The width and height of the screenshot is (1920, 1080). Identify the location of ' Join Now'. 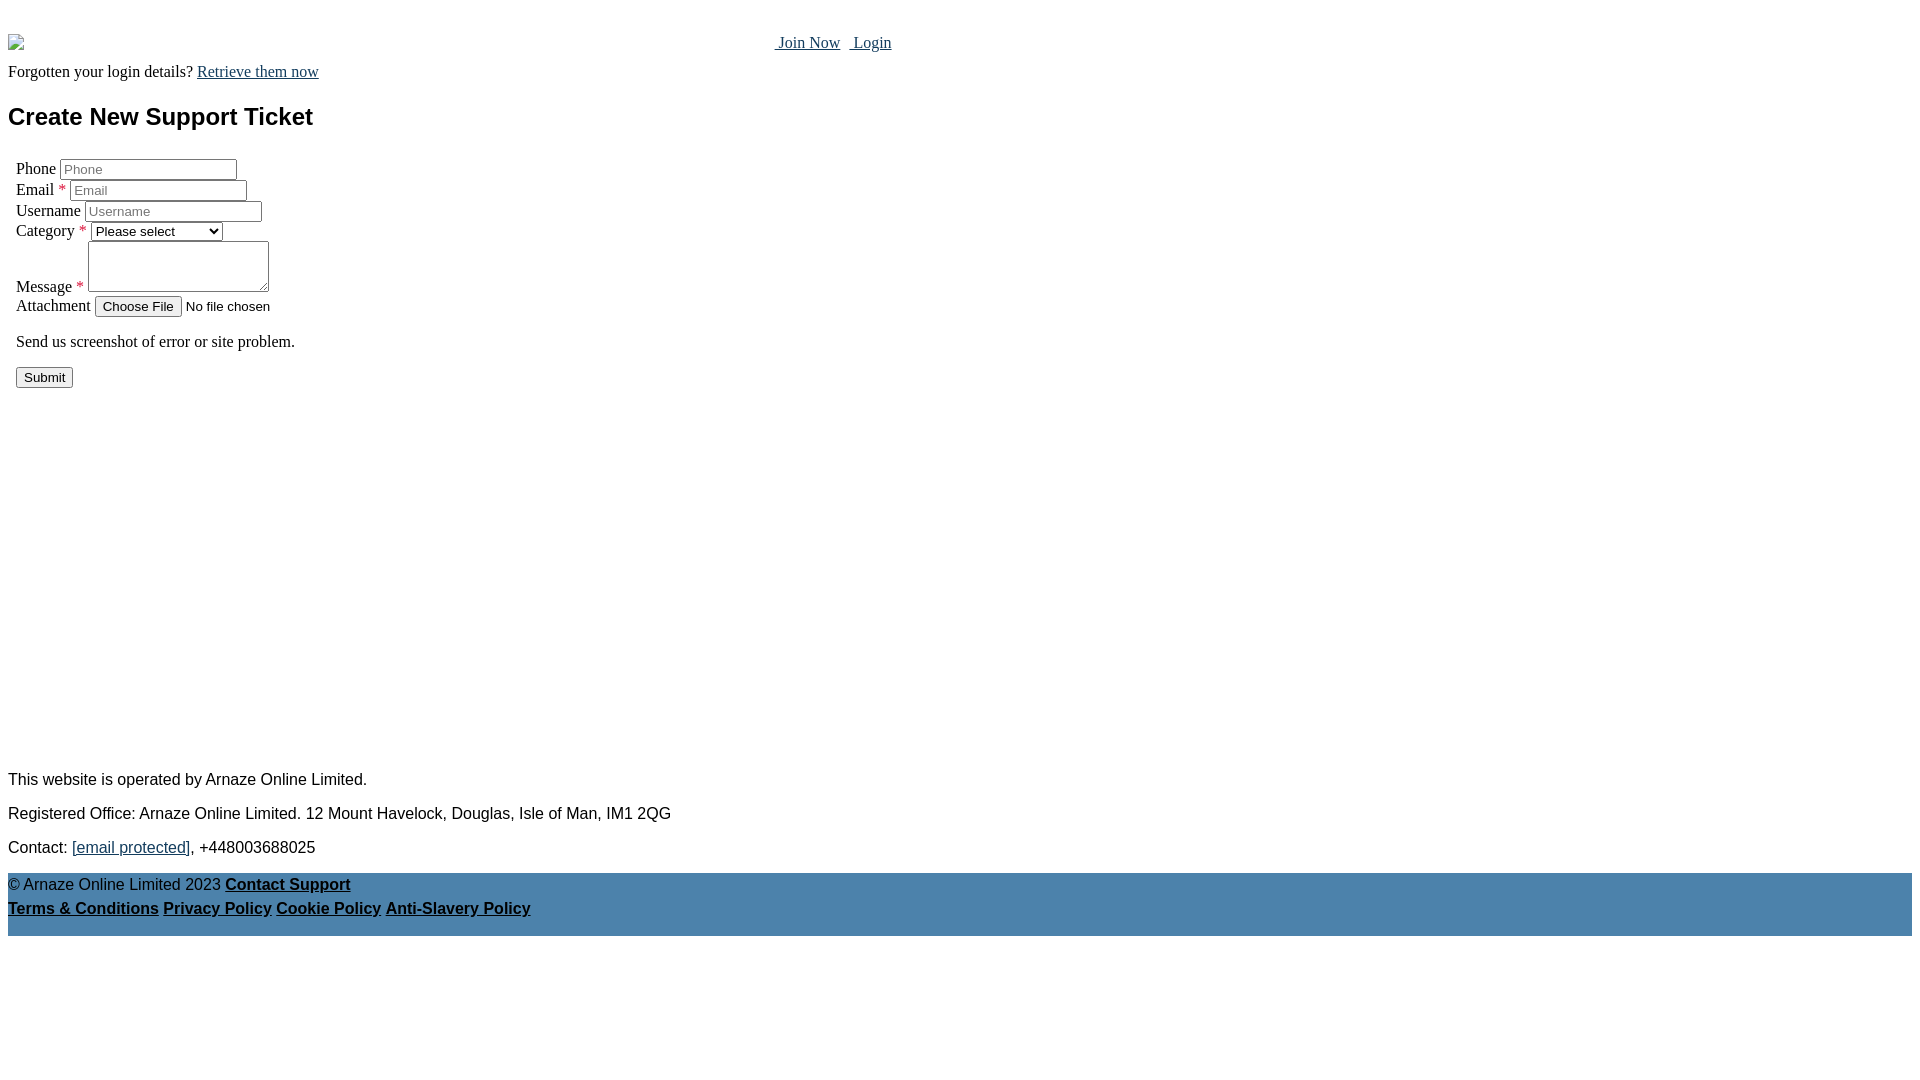
(807, 42).